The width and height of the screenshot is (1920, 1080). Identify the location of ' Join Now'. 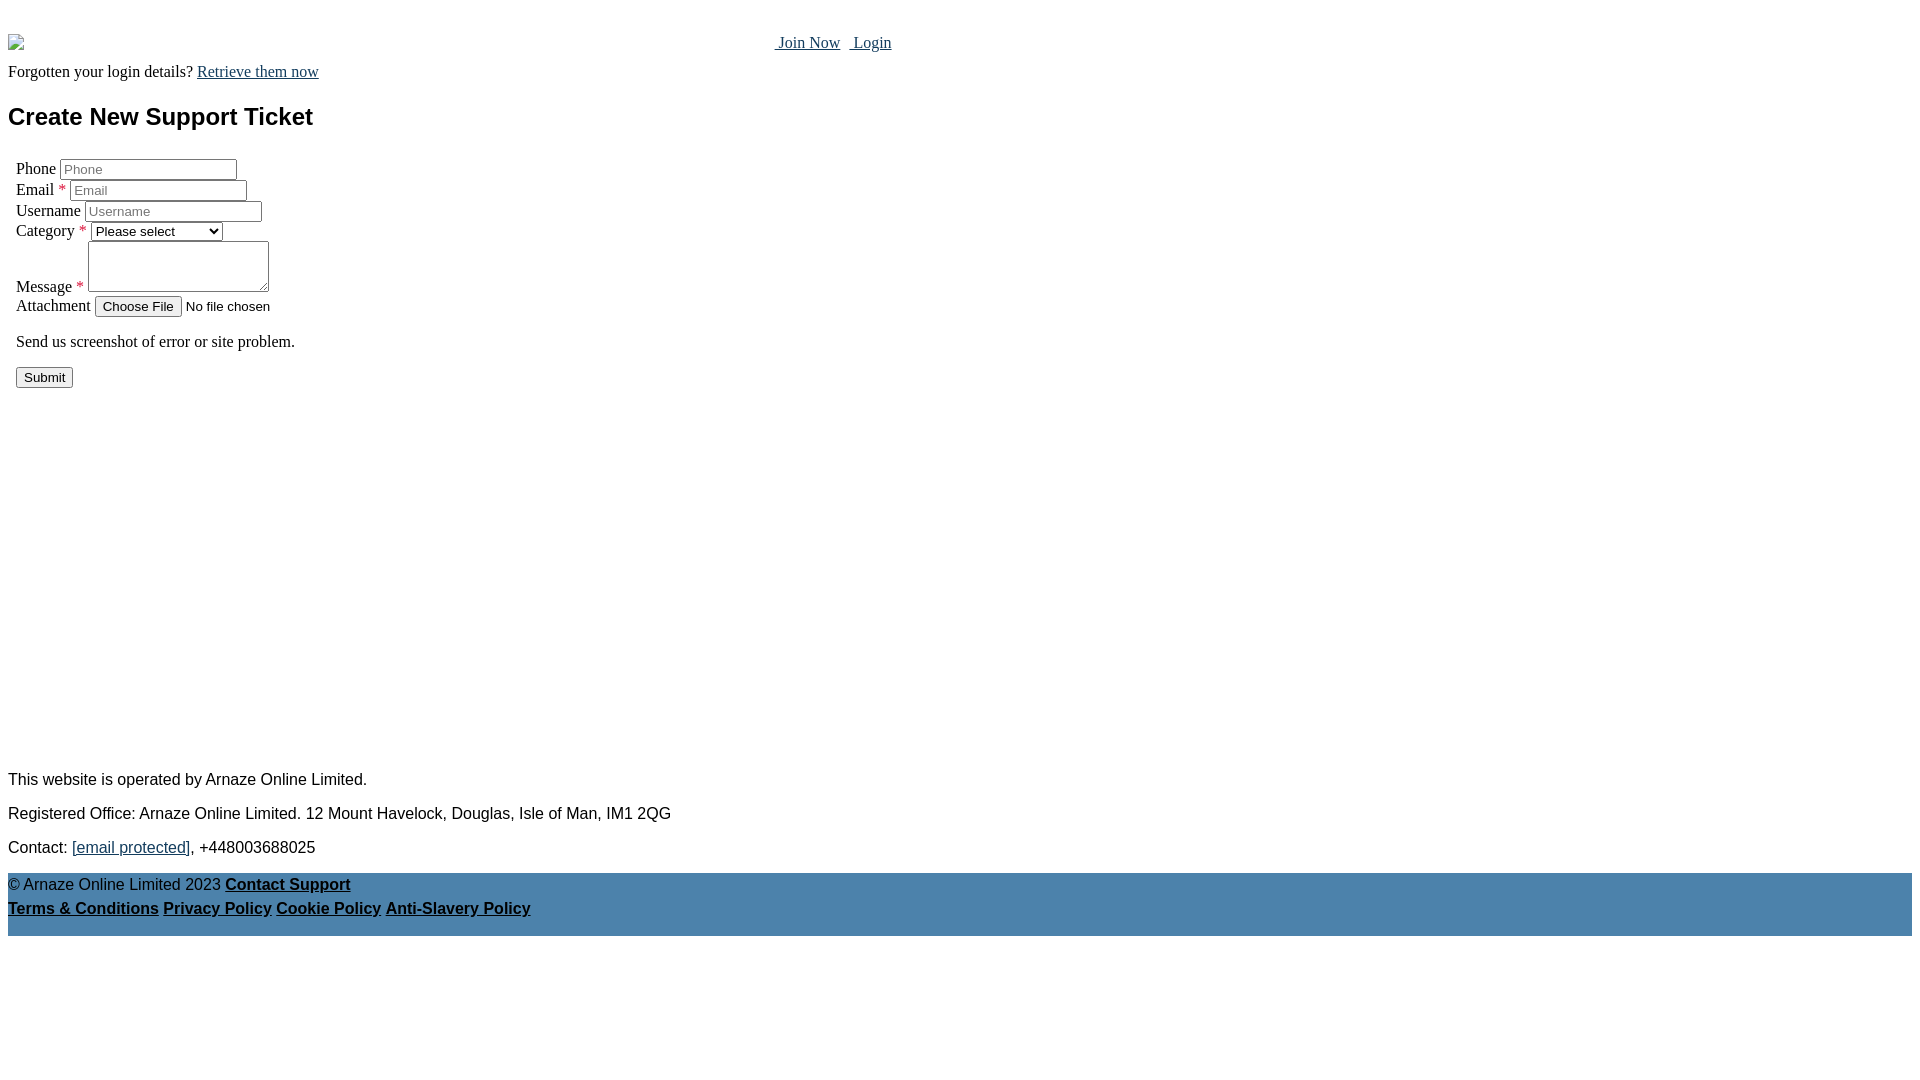
(807, 42).